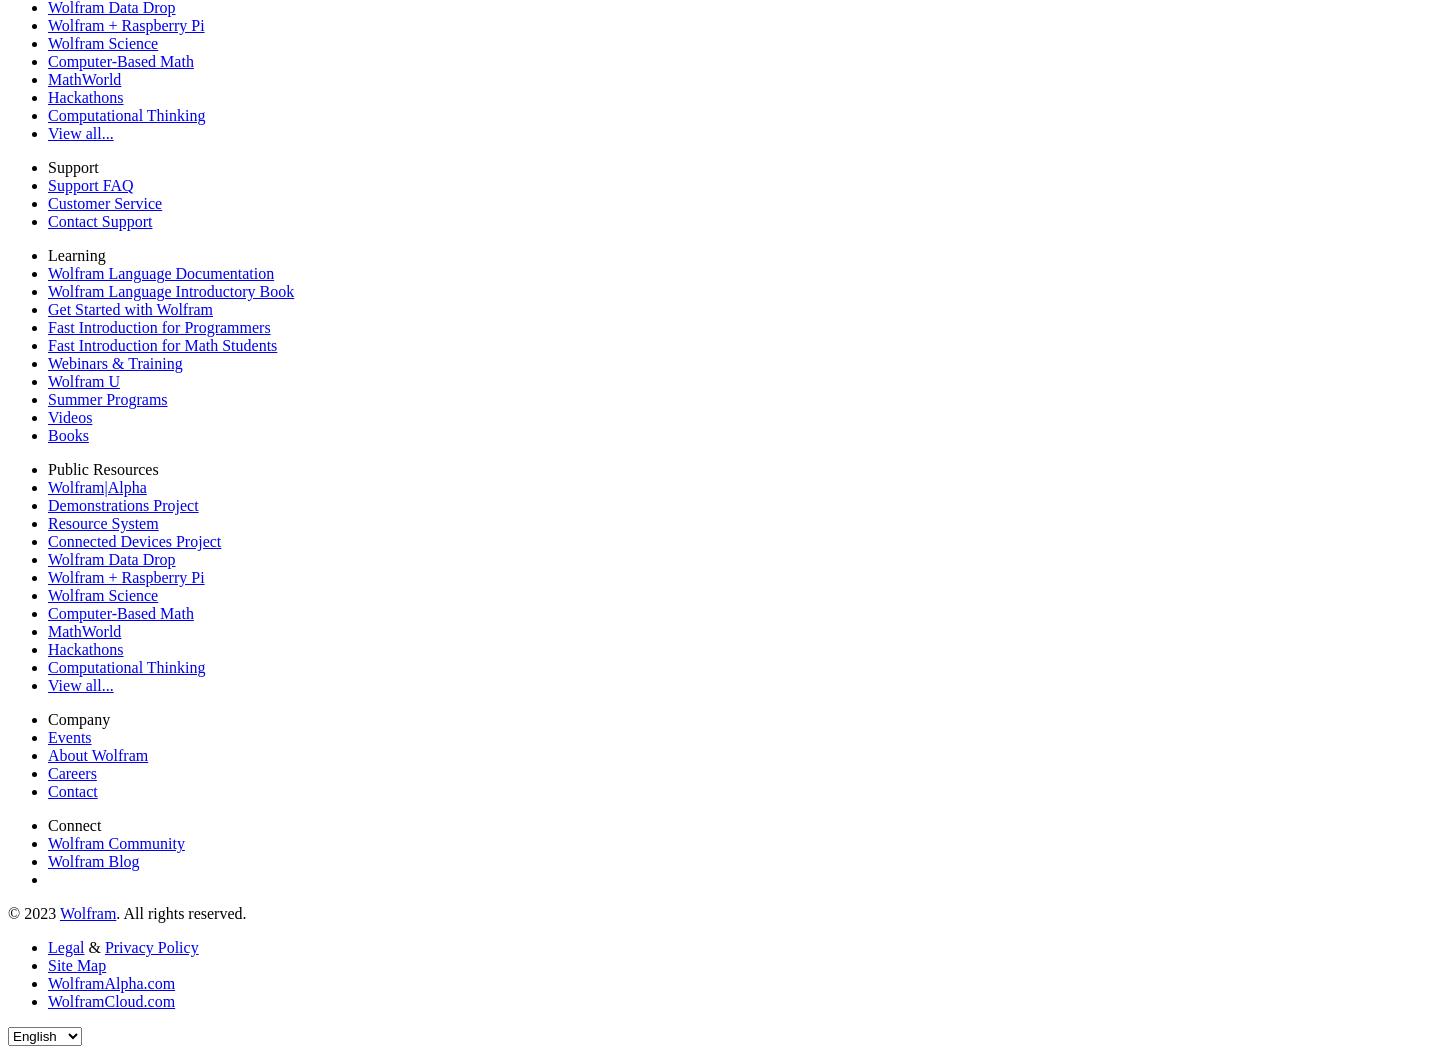  I want to click on 'Public Resources', so click(102, 469).